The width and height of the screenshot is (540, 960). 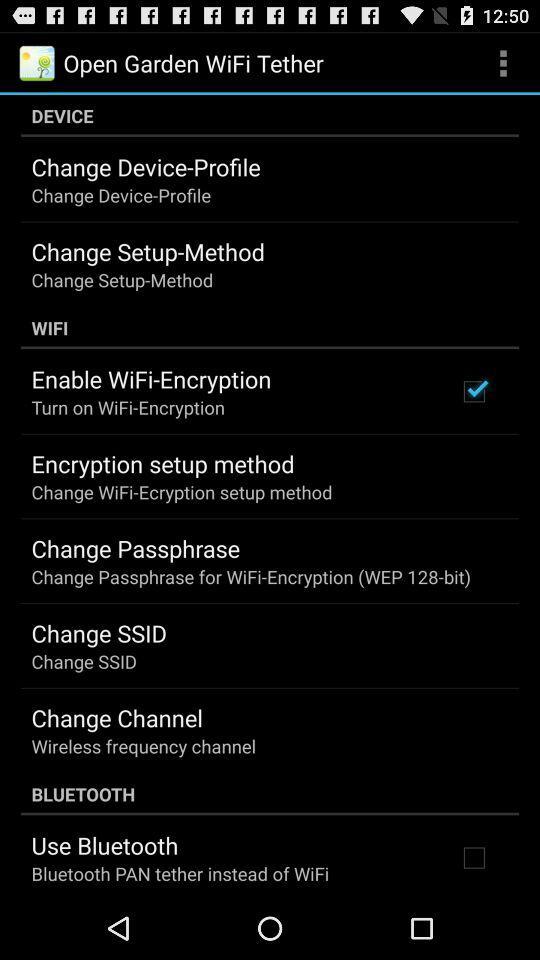 What do you see at coordinates (117, 717) in the screenshot?
I see `app above wireless frequency channel item` at bounding box center [117, 717].